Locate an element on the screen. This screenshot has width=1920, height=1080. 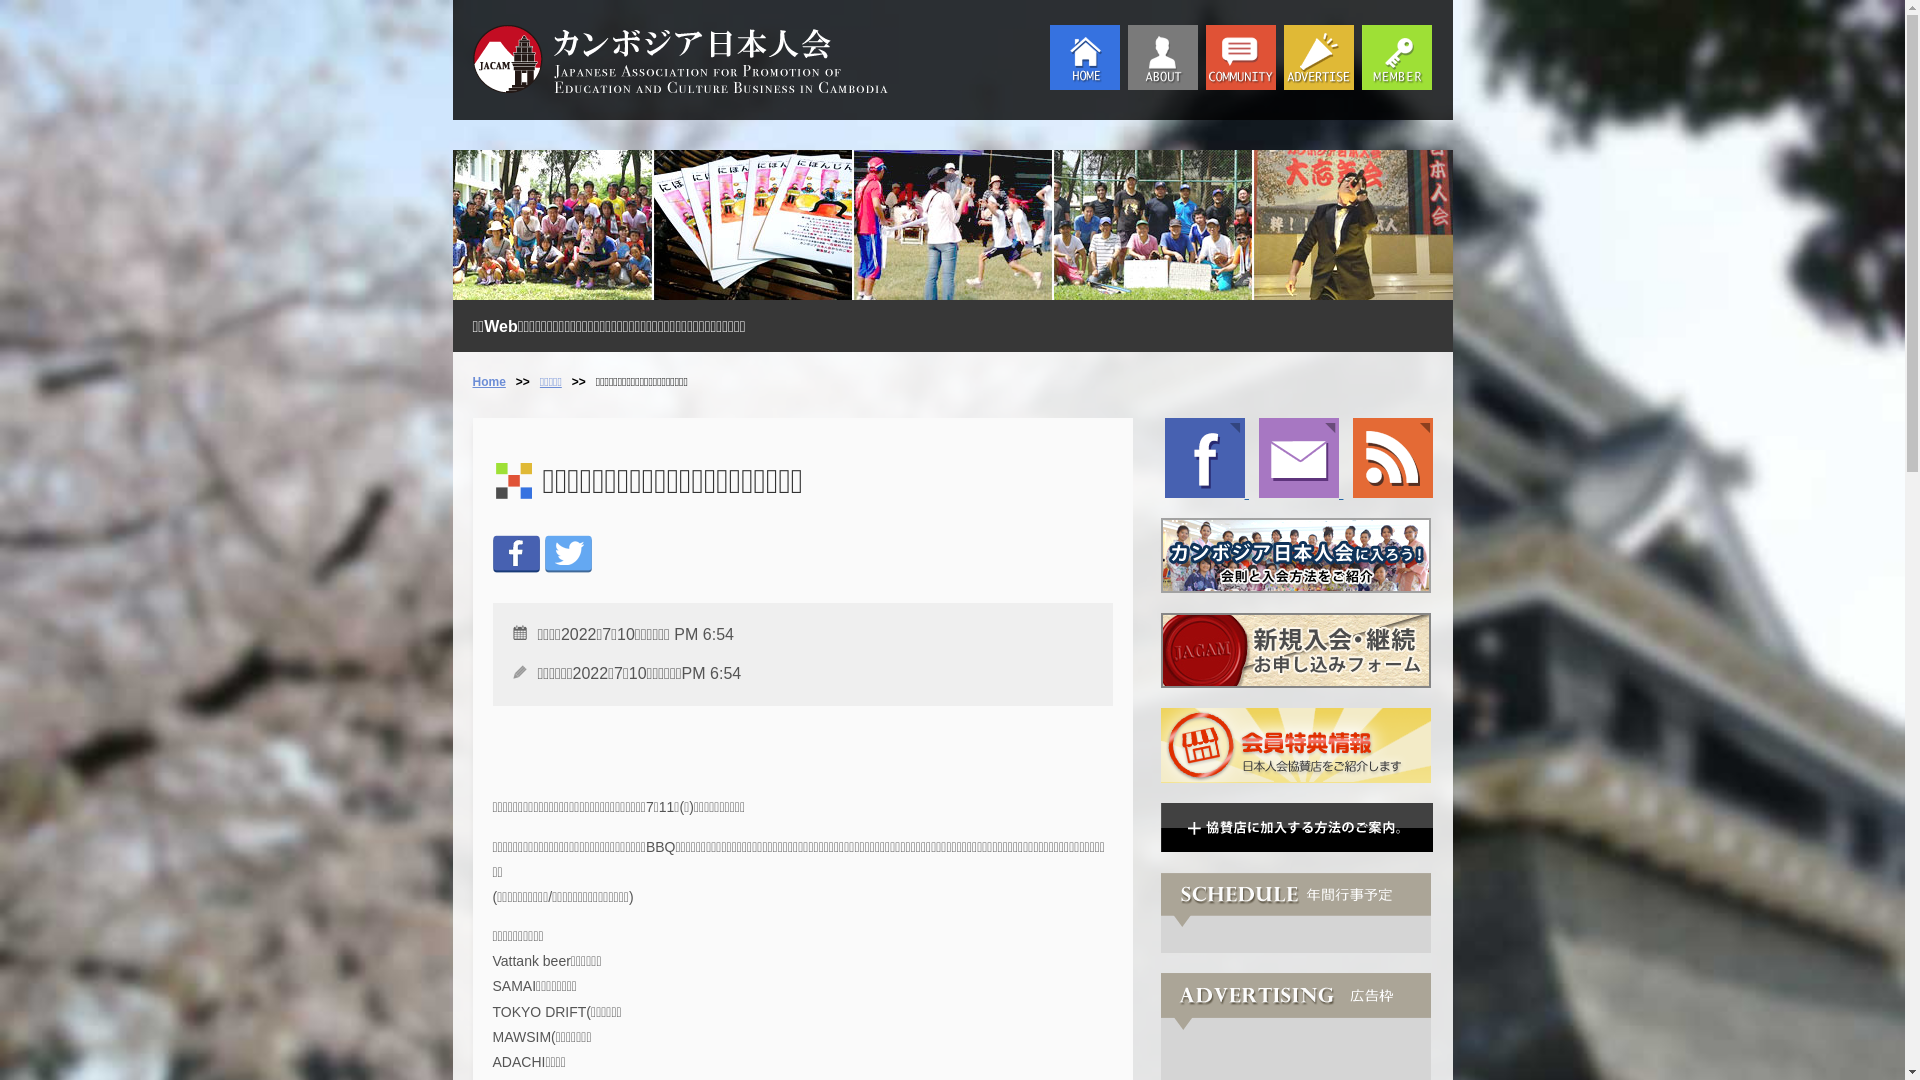
'Home' is located at coordinates (488, 381).